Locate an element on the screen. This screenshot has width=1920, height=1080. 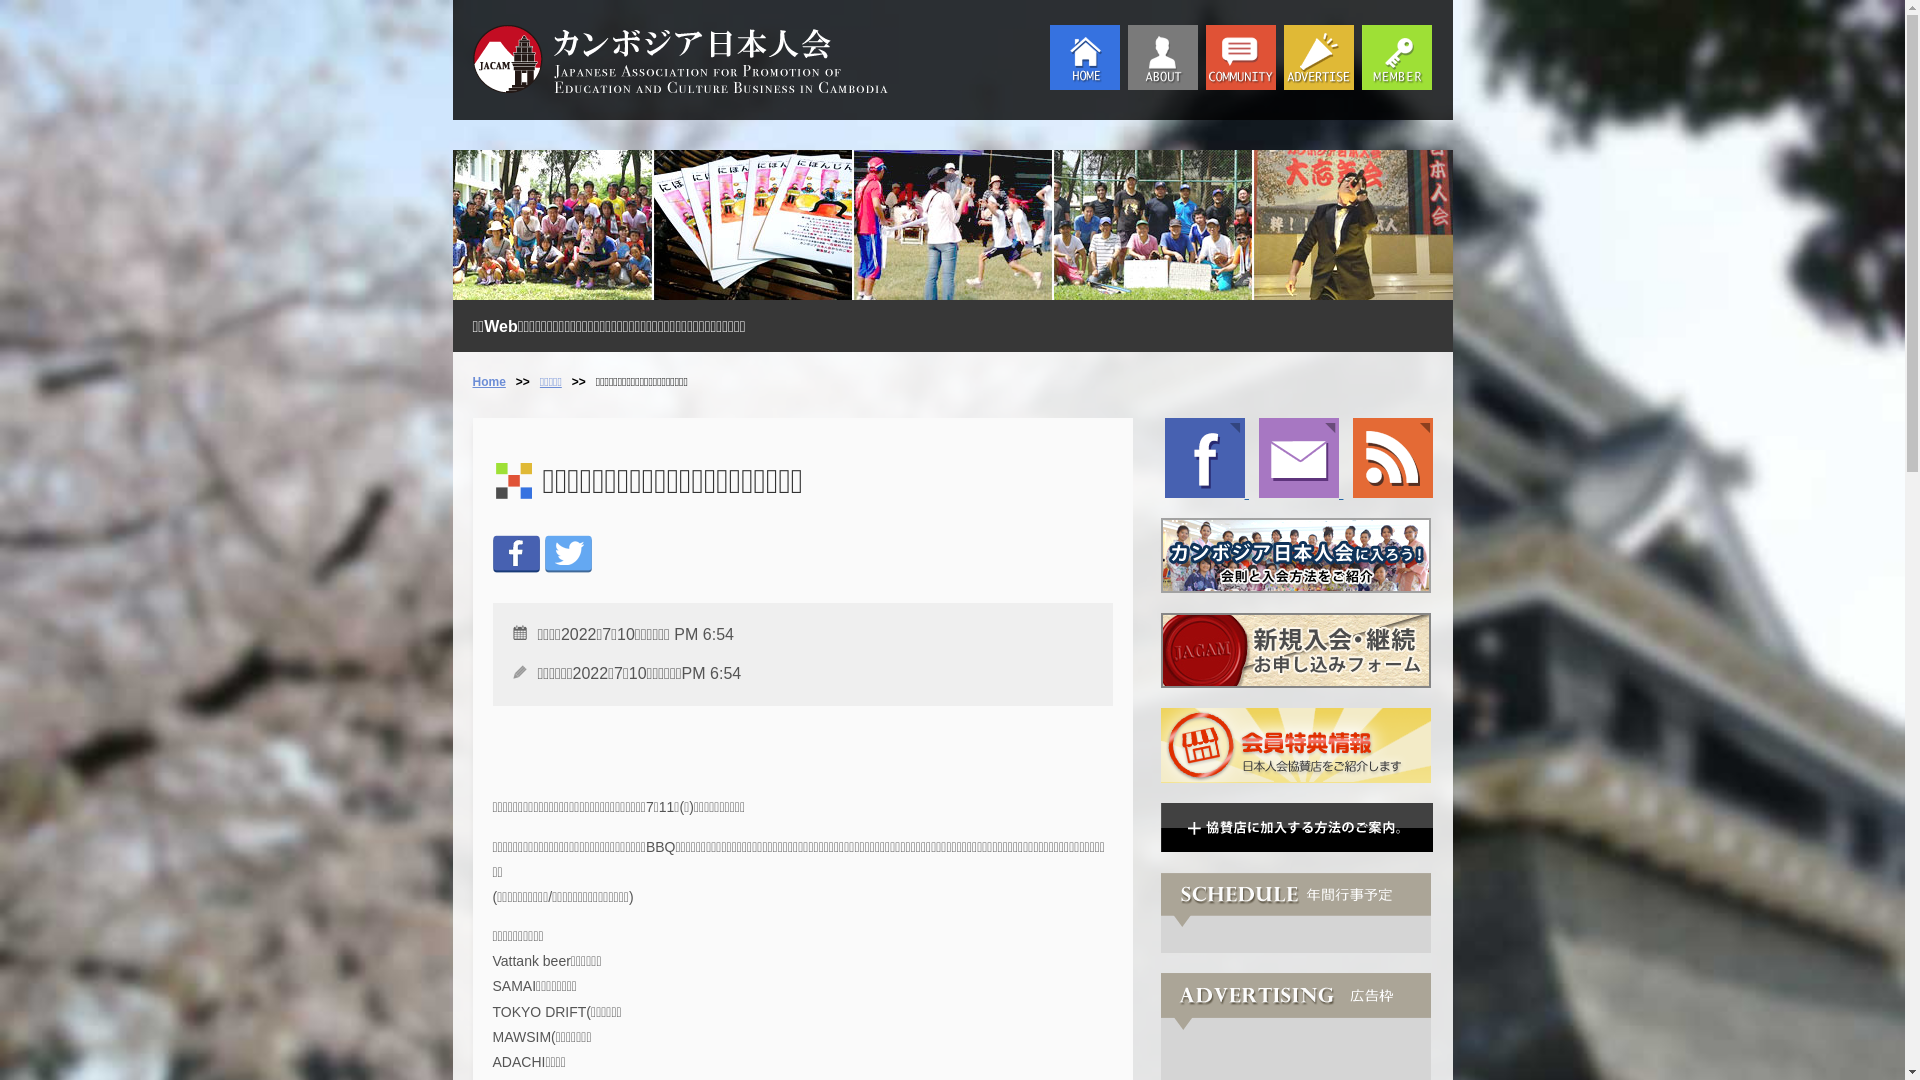
'Home' is located at coordinates (488, 381).